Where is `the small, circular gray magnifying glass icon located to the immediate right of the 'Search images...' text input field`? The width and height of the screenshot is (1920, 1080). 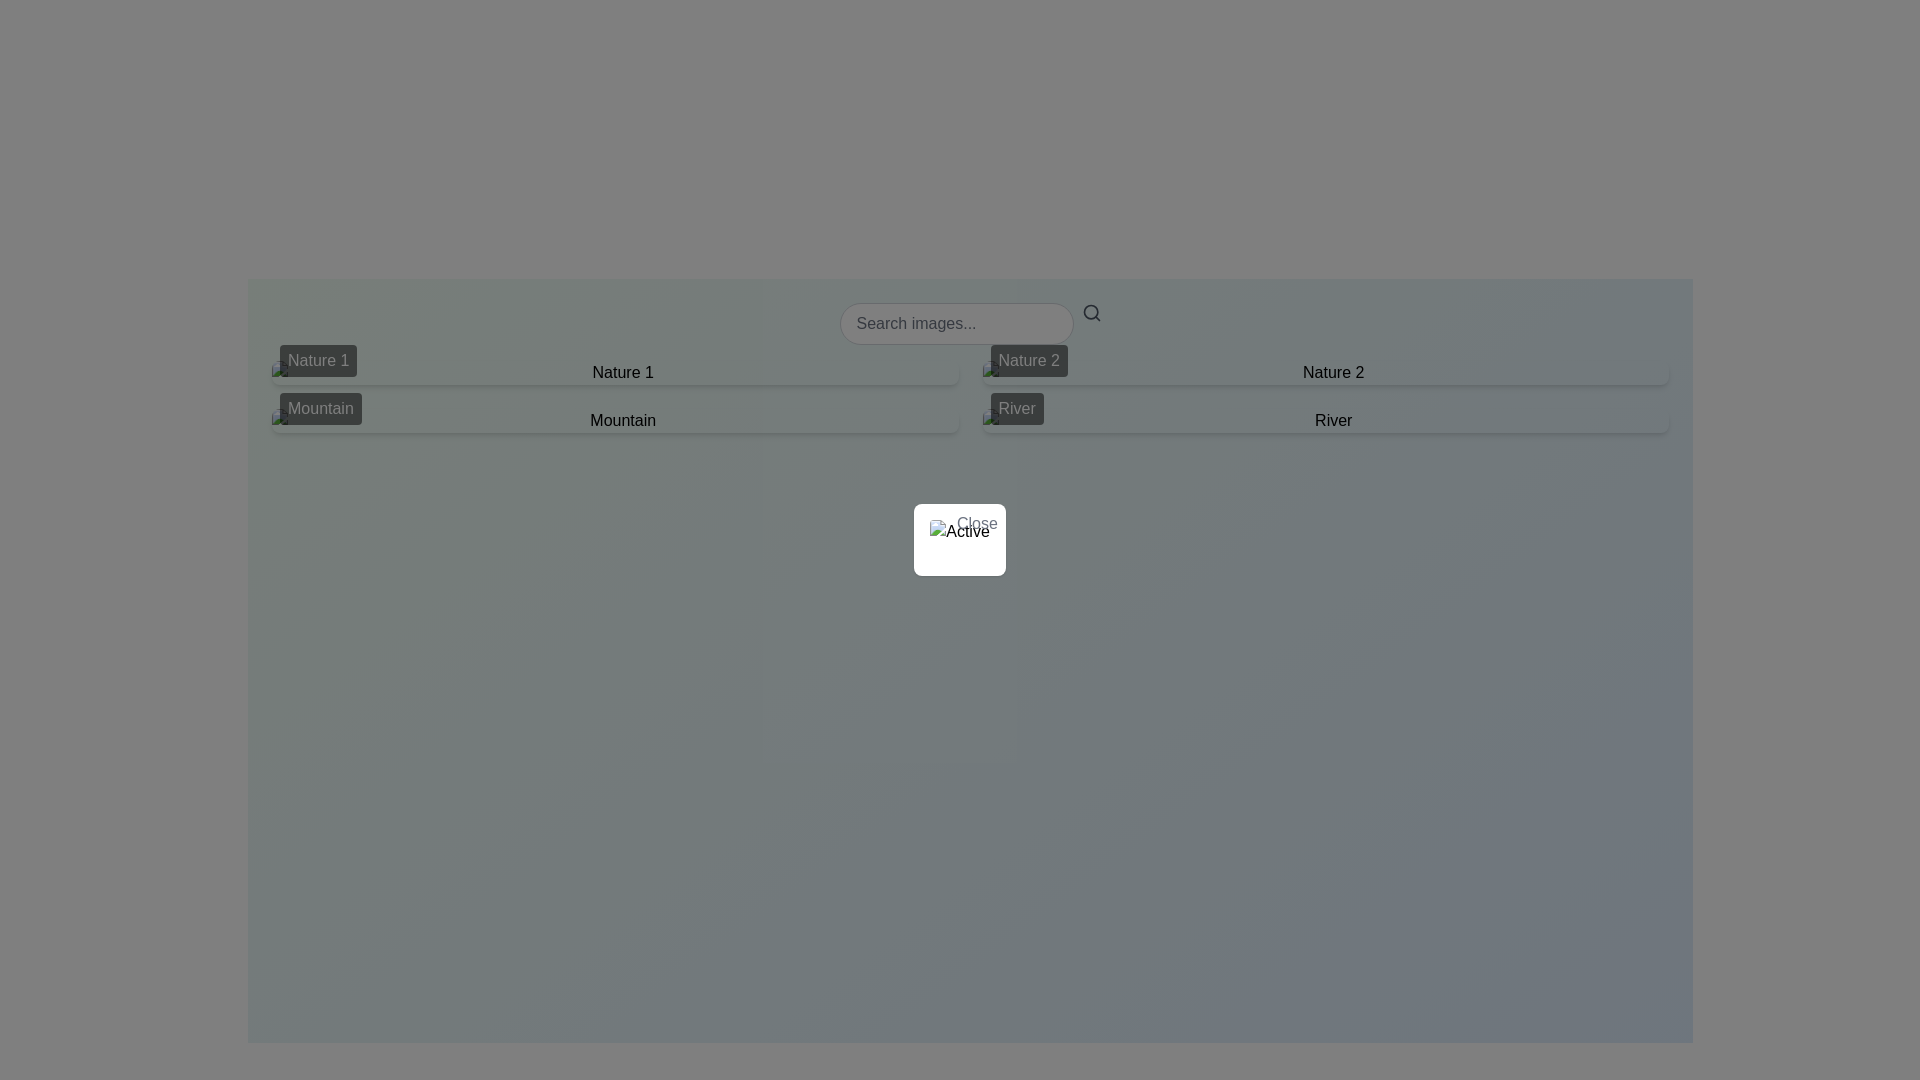 the small, circular gray magnifying glass icon located to the immediate right of the 'Search images...' text input field is located at coordinates (1090, 312).